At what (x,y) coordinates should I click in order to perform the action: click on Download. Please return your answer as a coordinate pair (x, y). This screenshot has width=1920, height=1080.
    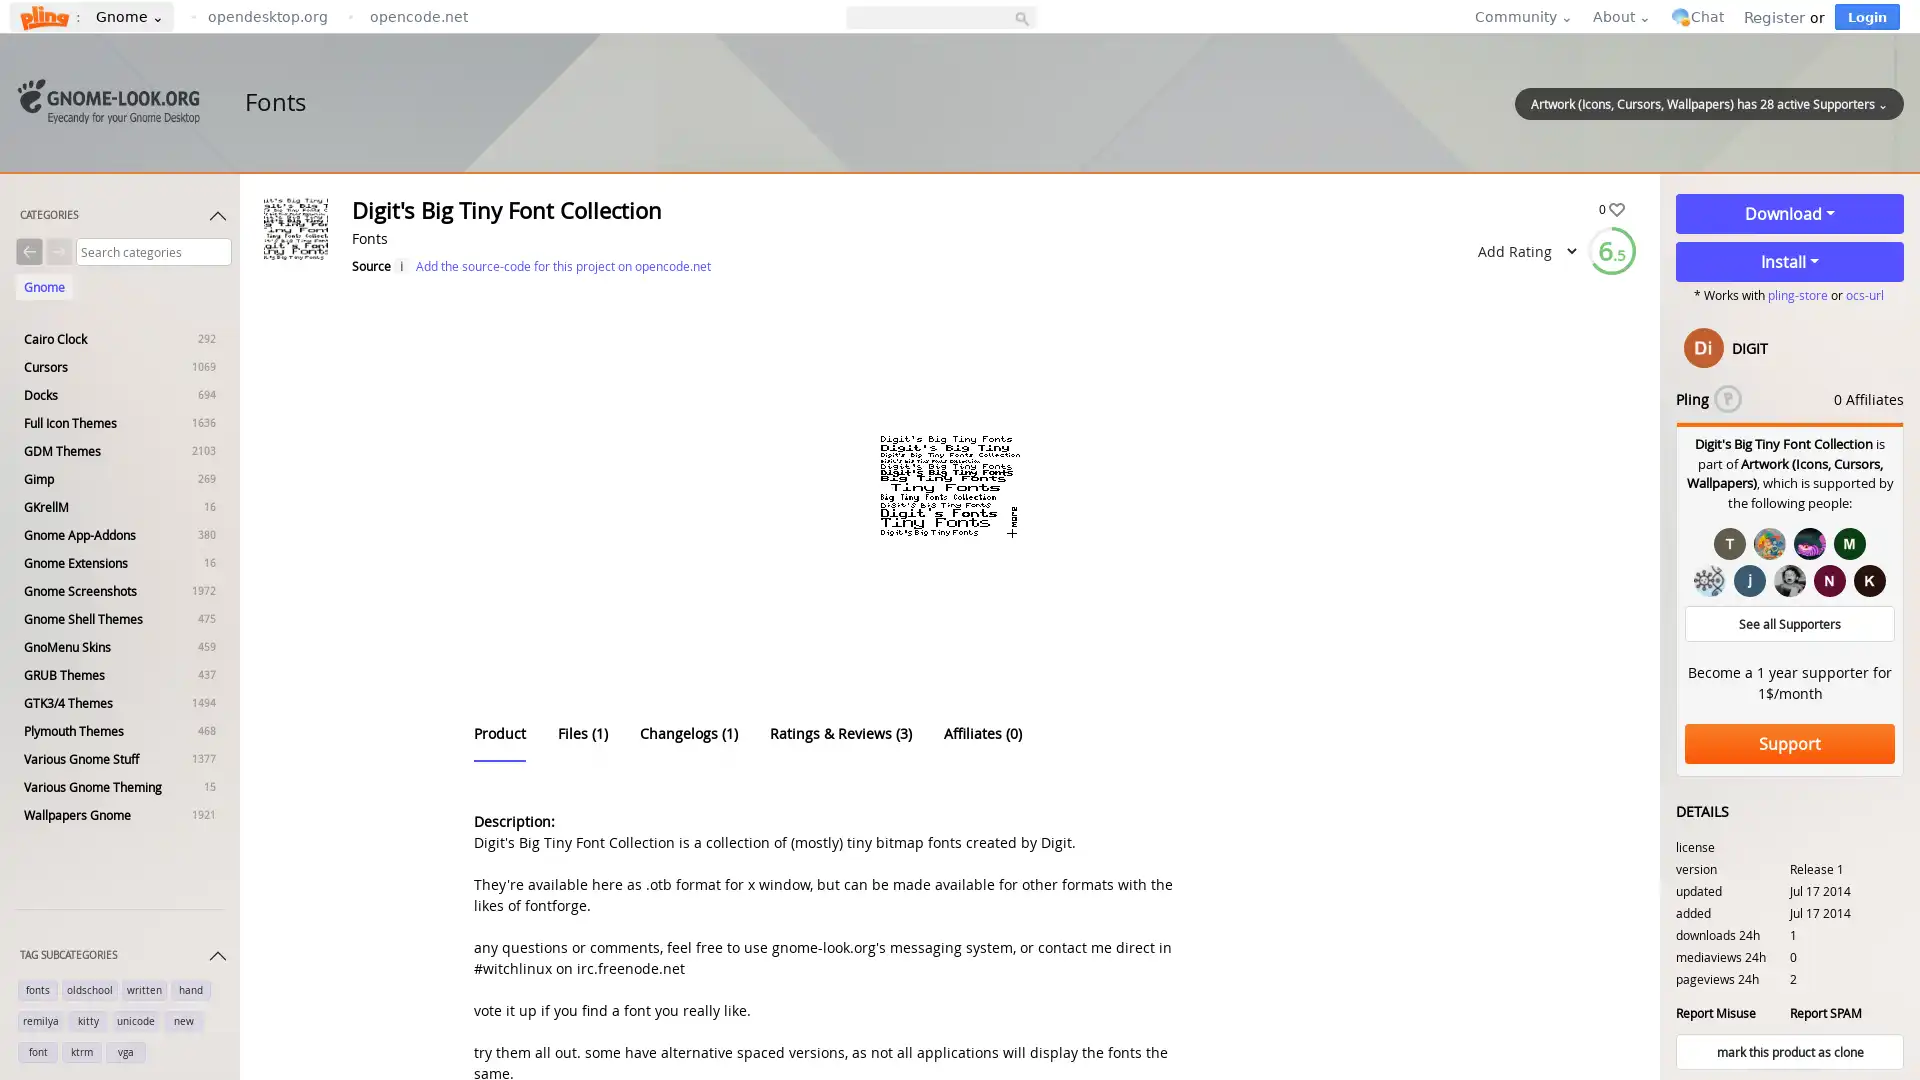
    Looking at the image, I should click on (1790, 213).